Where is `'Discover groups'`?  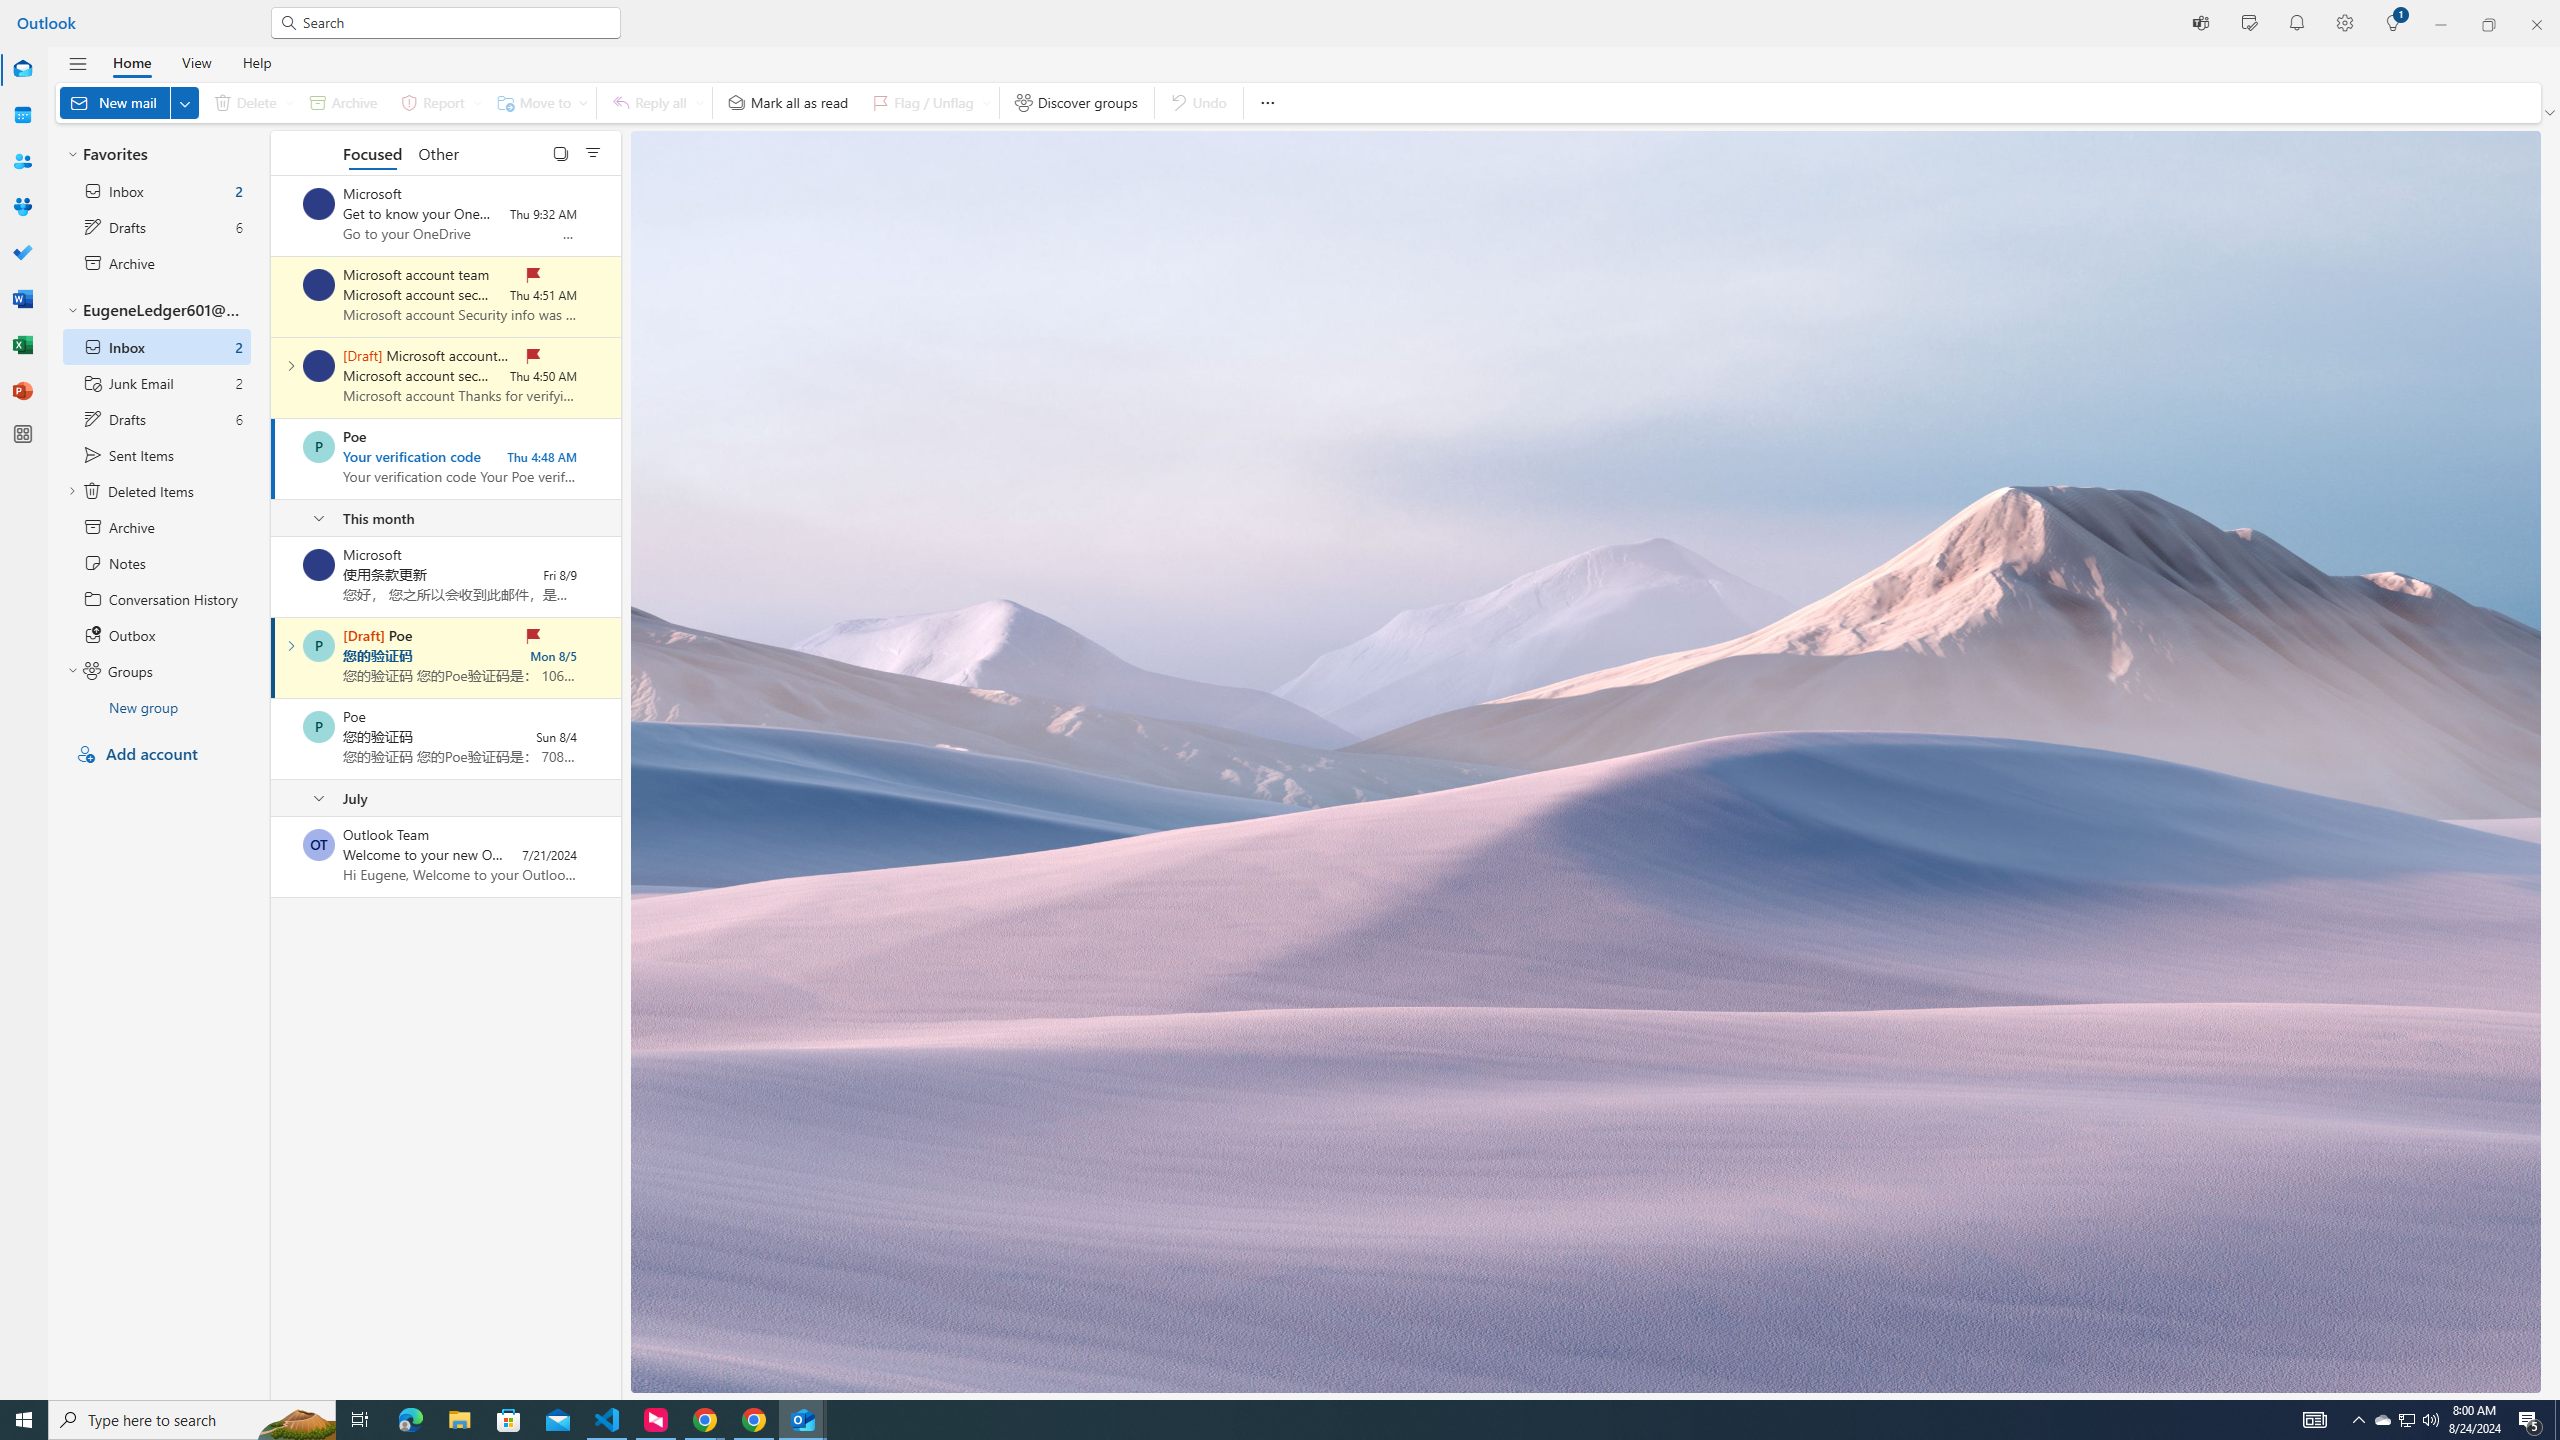 'Discover groups' is located at coordinates (1076, 102).